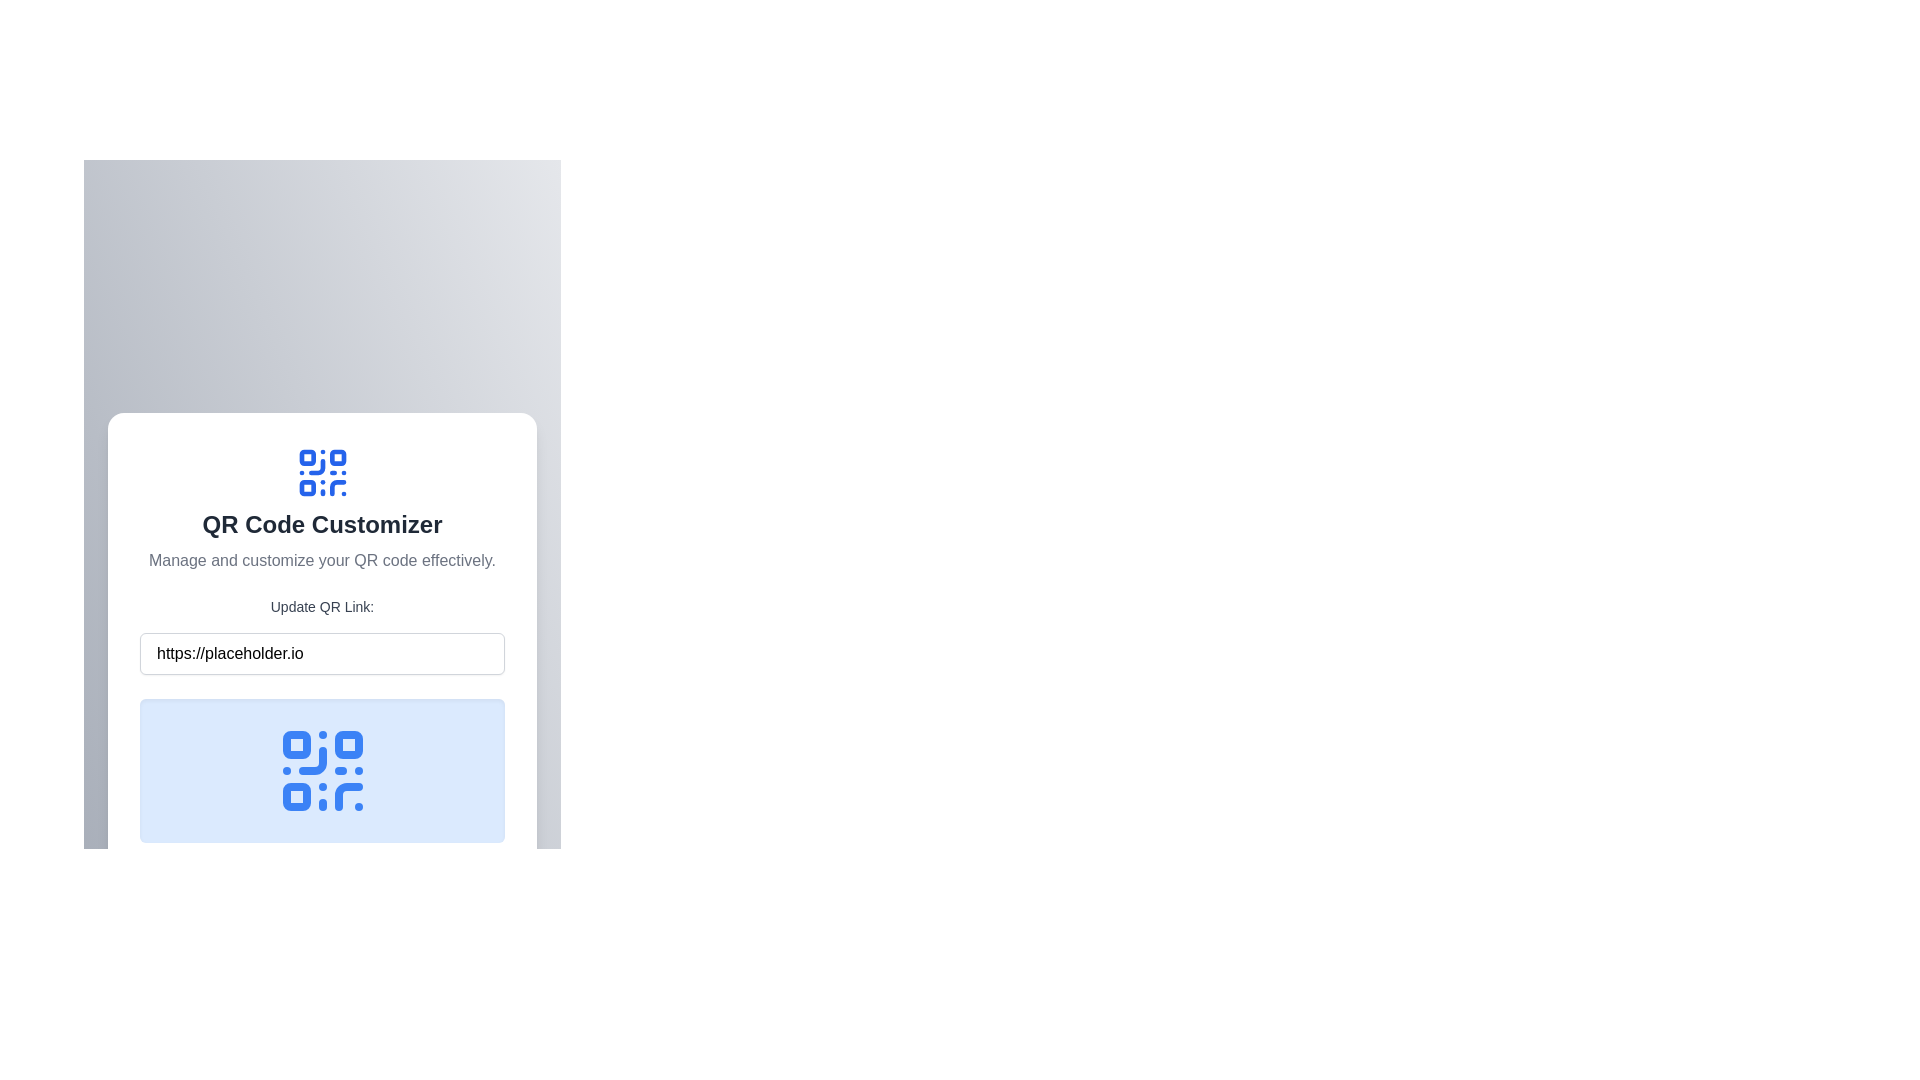 This screenshot has height=1080, width=1920. What do you see at coordinates (315, 467) in the screenshot?
I see `the left vertical segment of the QR code icon located within the 'QR Code Customizer' card` at bounding box center [315, 467].